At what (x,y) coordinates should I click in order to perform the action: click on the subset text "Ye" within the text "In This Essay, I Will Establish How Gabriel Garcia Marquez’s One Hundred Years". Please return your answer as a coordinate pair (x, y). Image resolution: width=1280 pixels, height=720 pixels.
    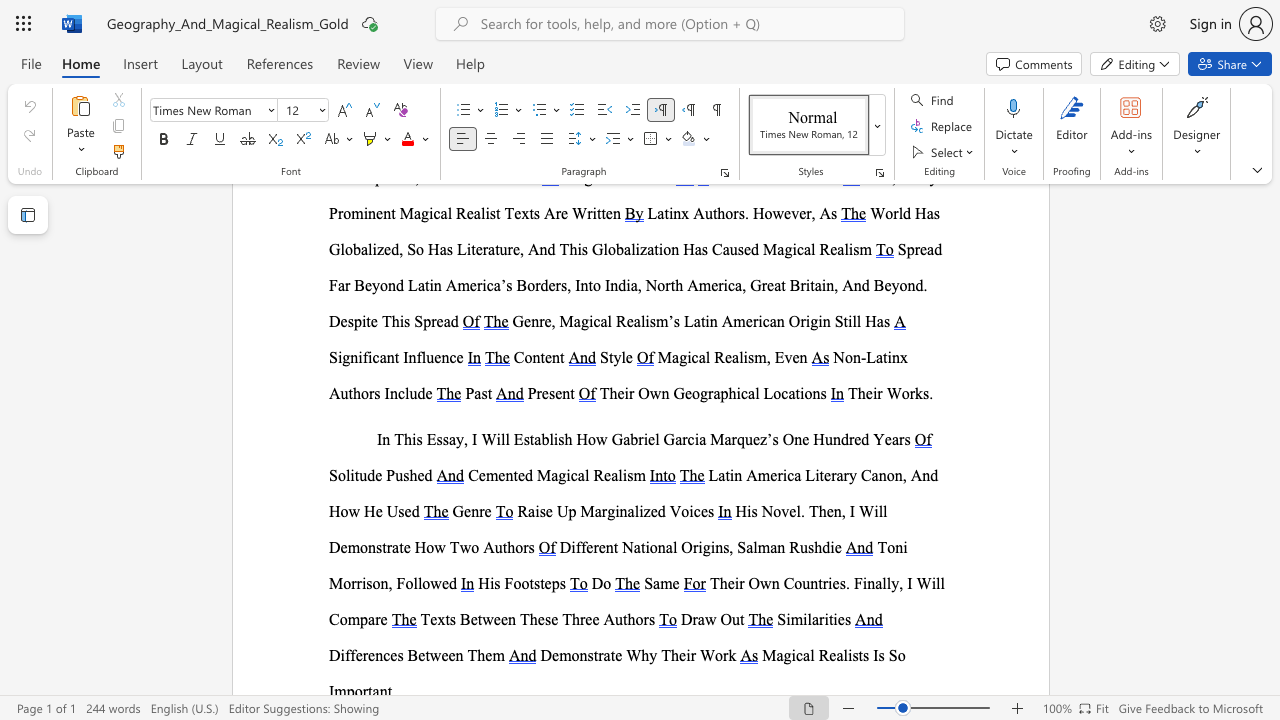
    Looking at the image, I should click on (873, 438).